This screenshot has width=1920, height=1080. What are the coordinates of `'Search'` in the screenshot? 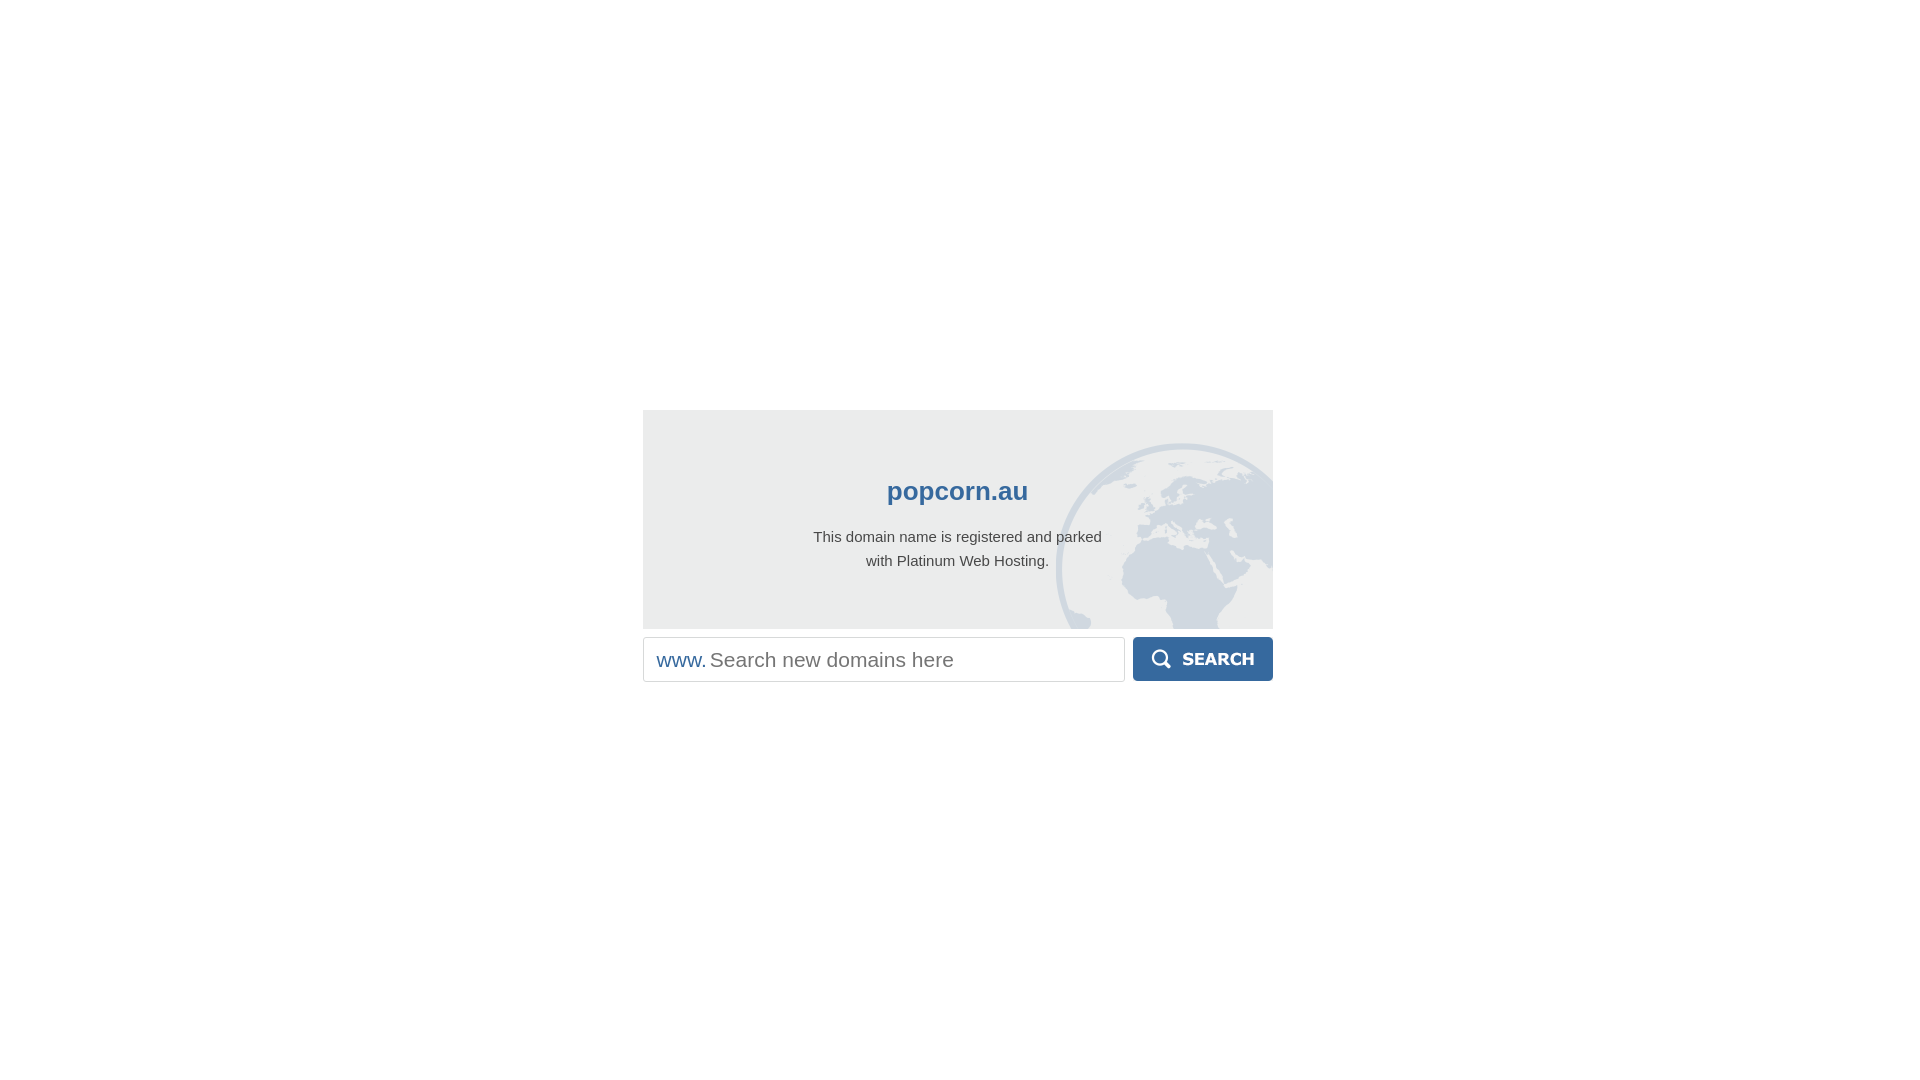 It's located at (1202, 659).